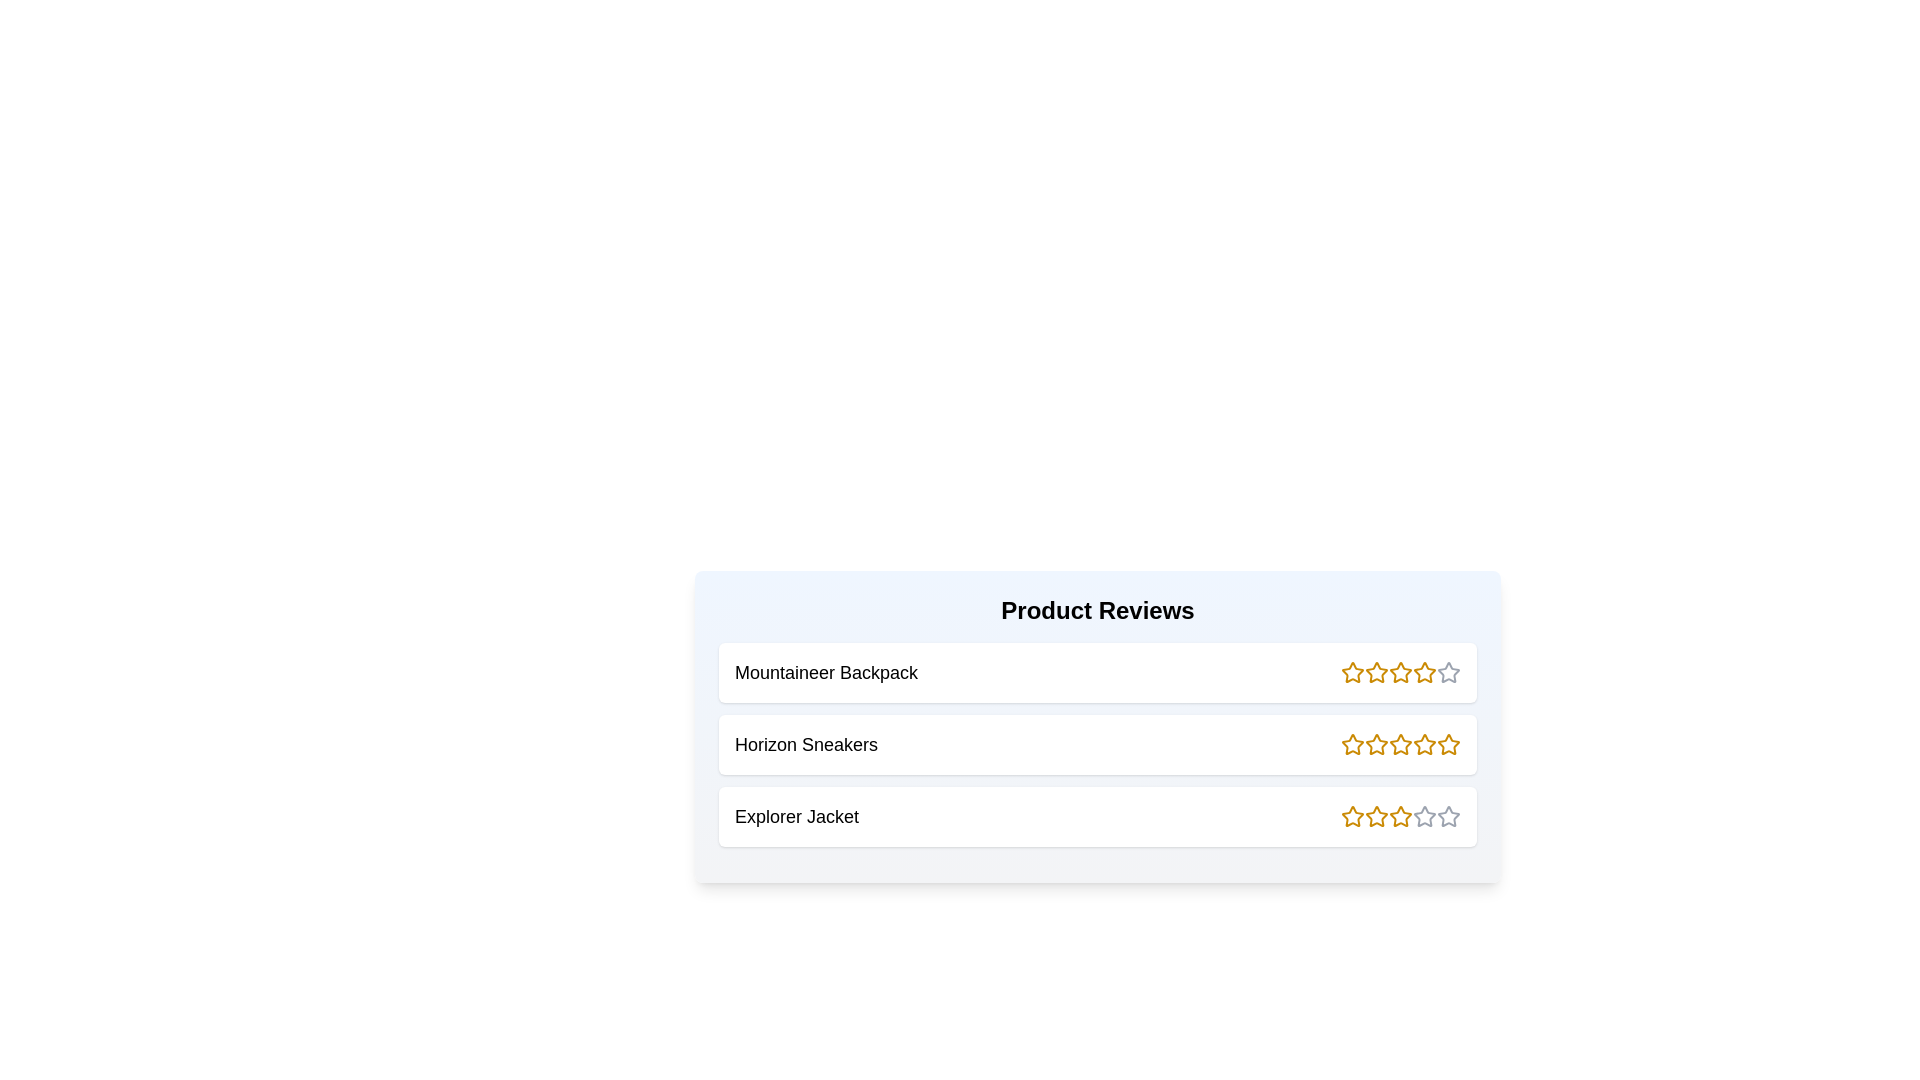  Describe the element at coordinates (1353, 672) in the screenshot. I see `the rating of a product to 1 stars by clicking the corresponding star icon for the product Mountaineer Backpack` at that location.